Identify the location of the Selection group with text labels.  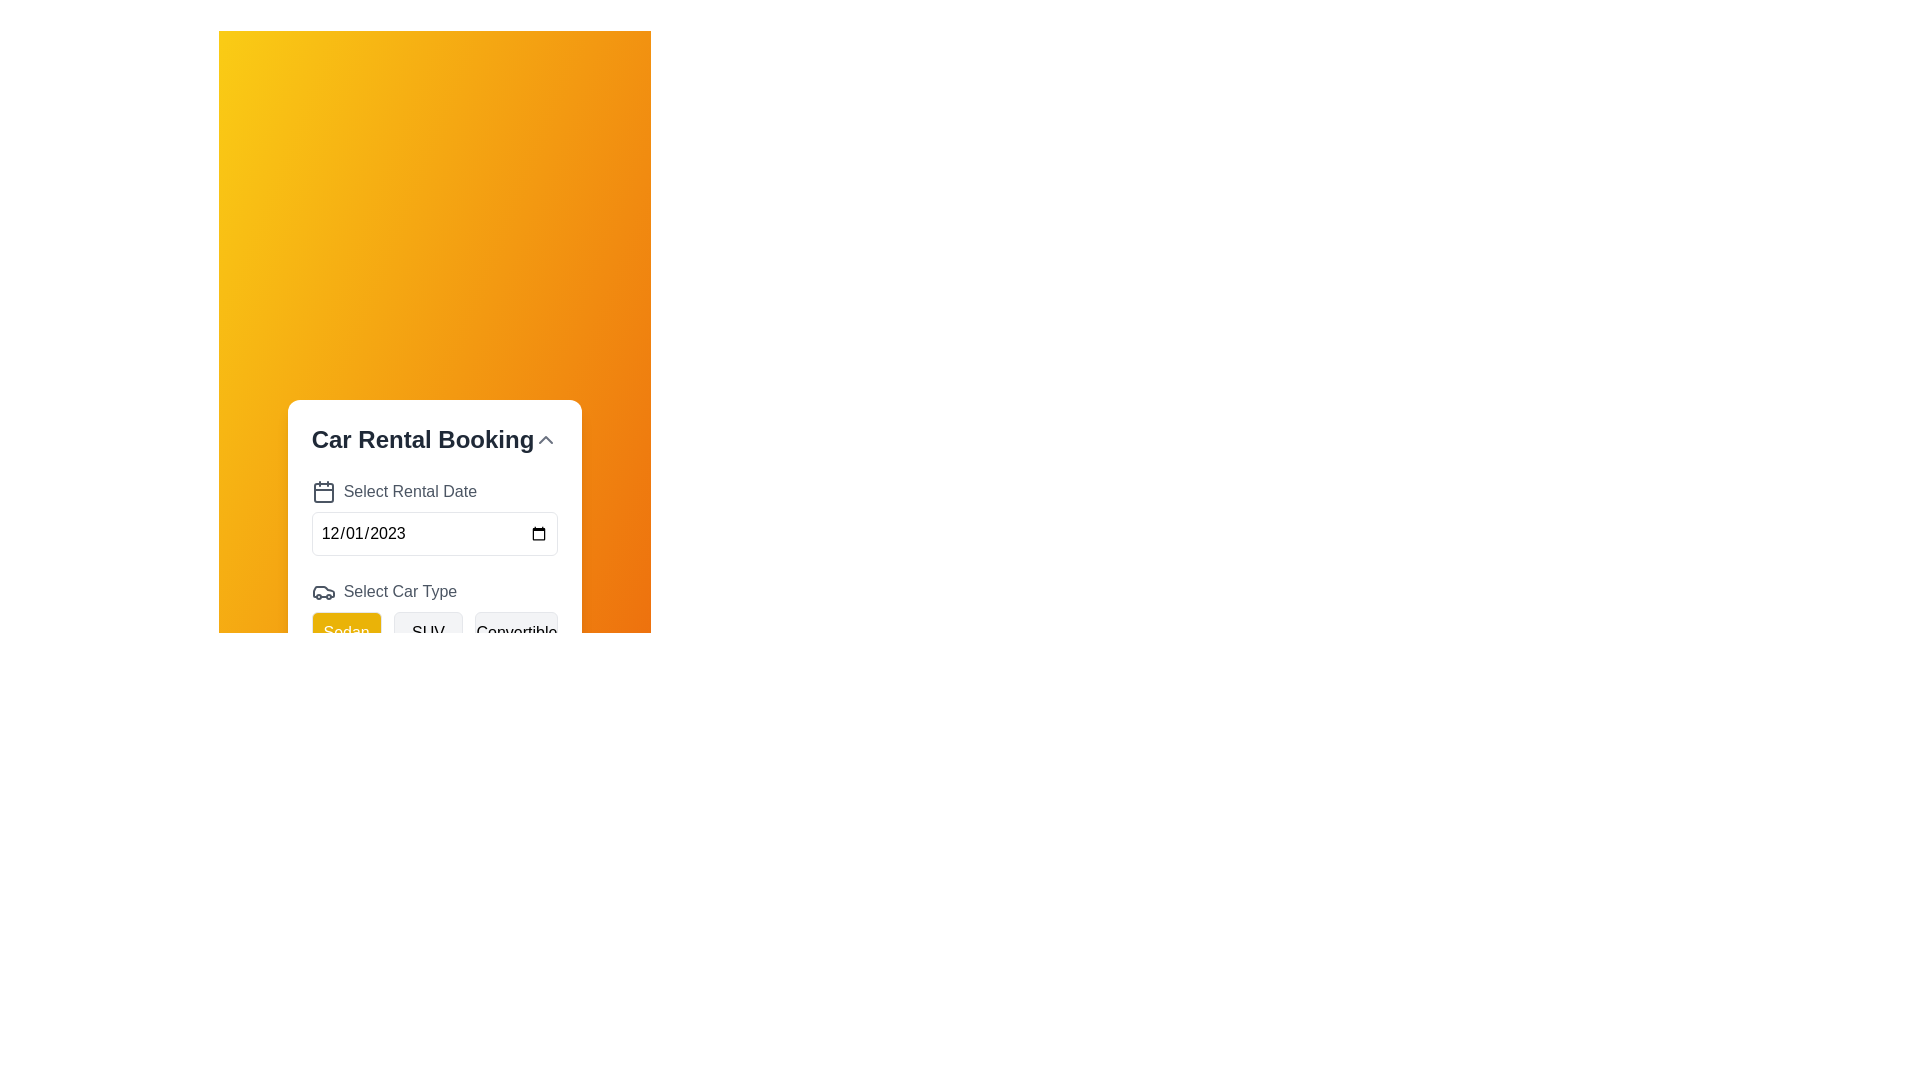
(434, 616).